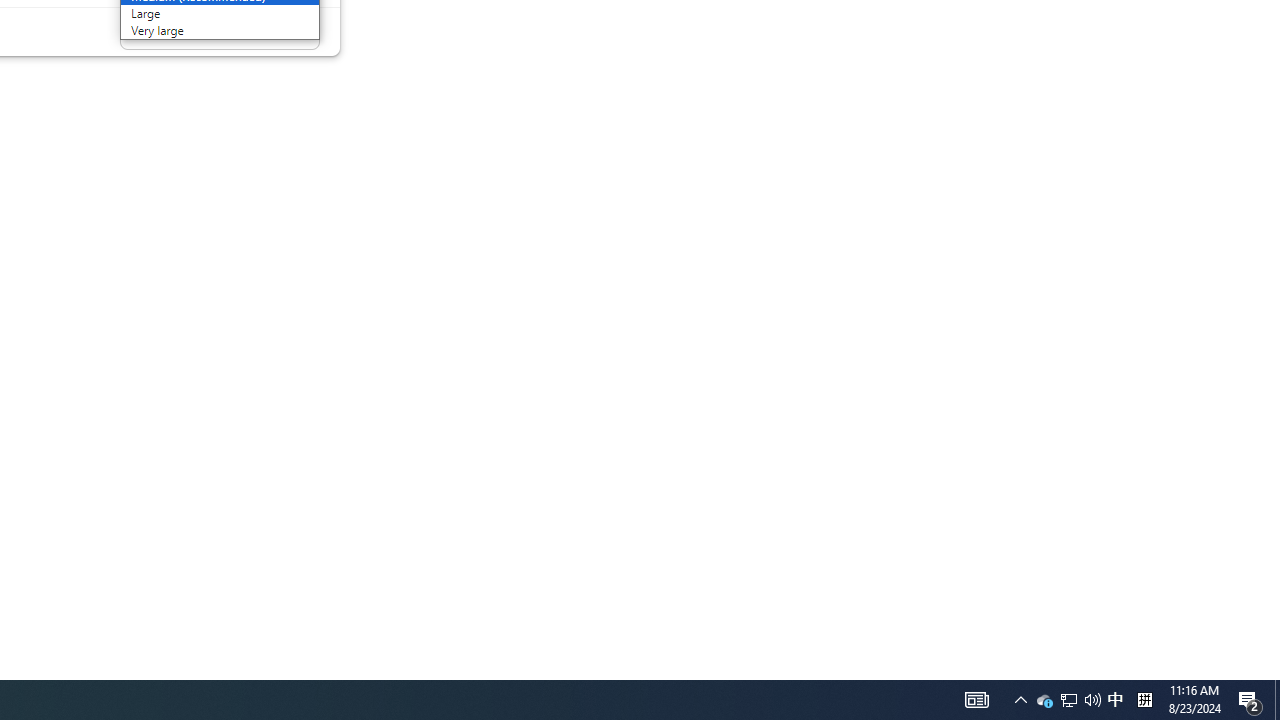 The width and height of the screenshot is (1280, 720). I want to click on 'Large', so click(194, 13).